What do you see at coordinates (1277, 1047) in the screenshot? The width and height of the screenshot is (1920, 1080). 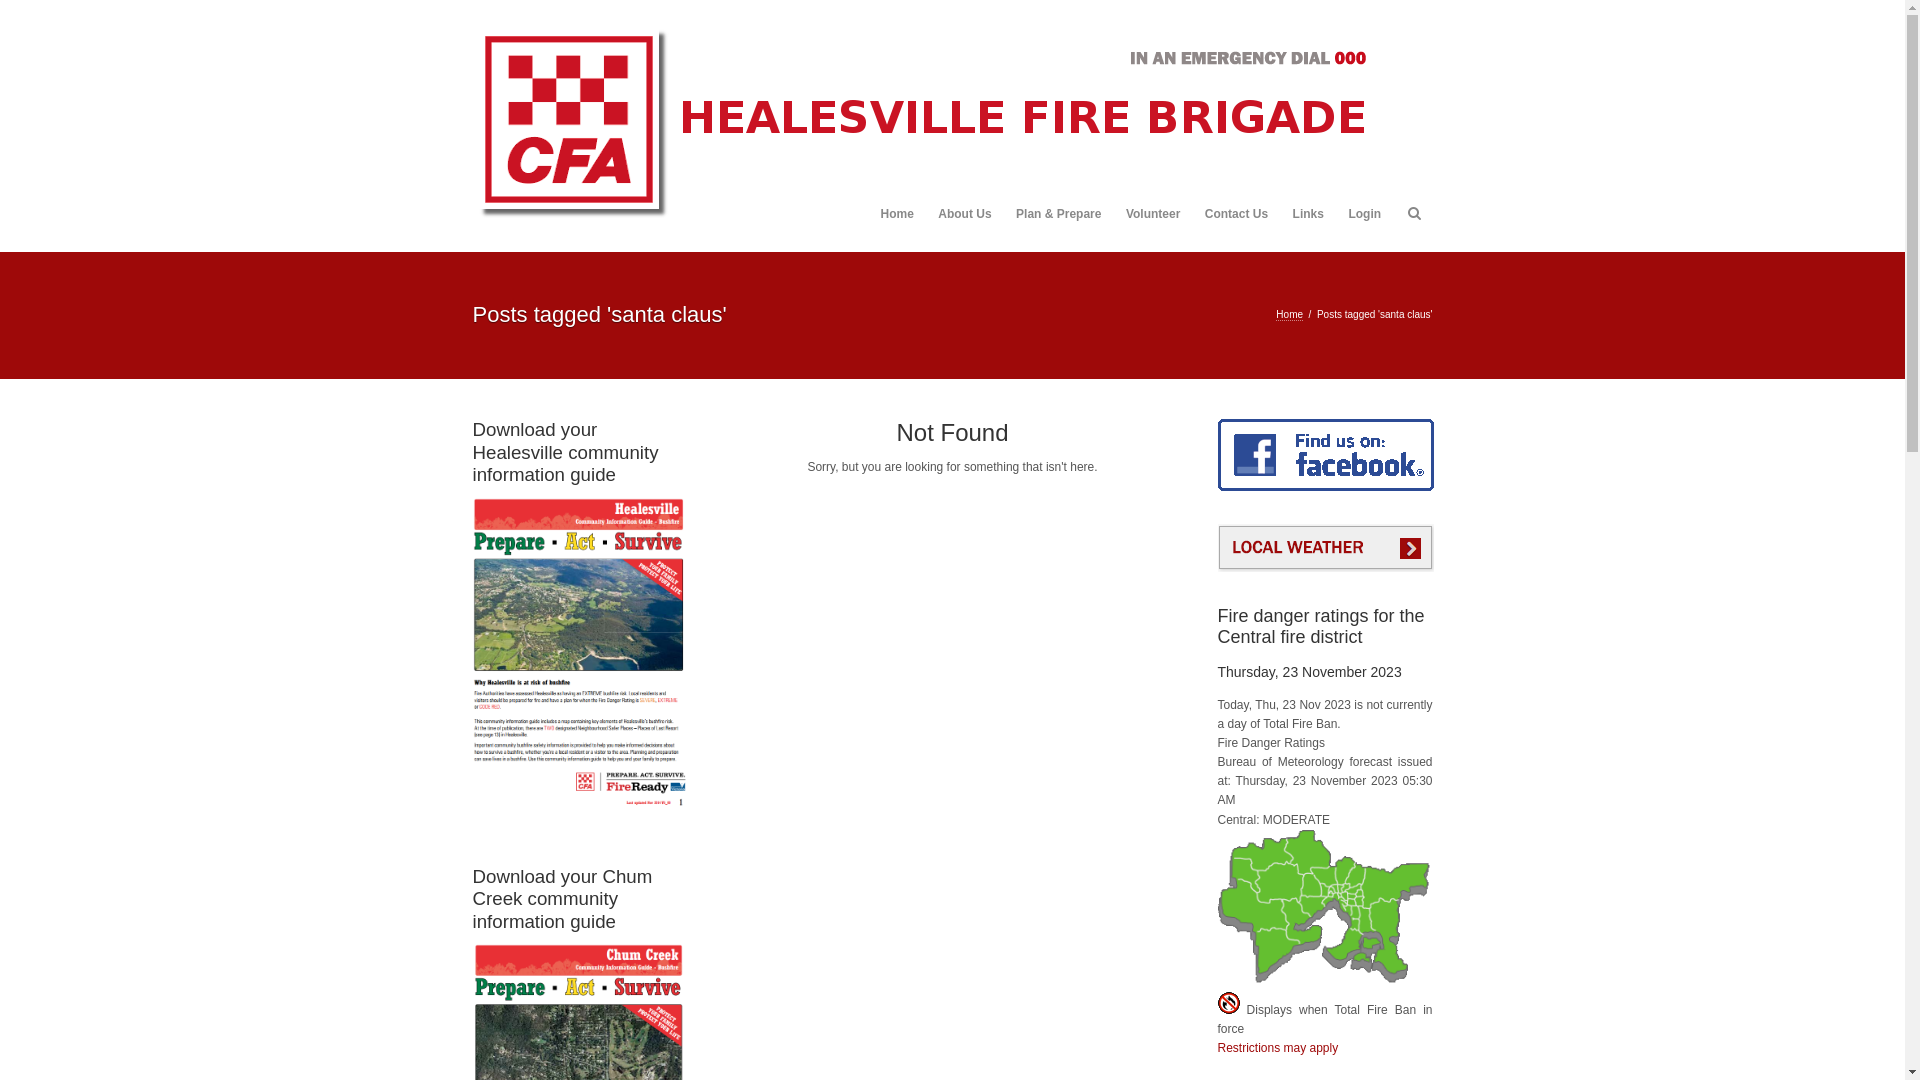 I see `'Restrictions may apply'` at bounding box center [1277, 1047].